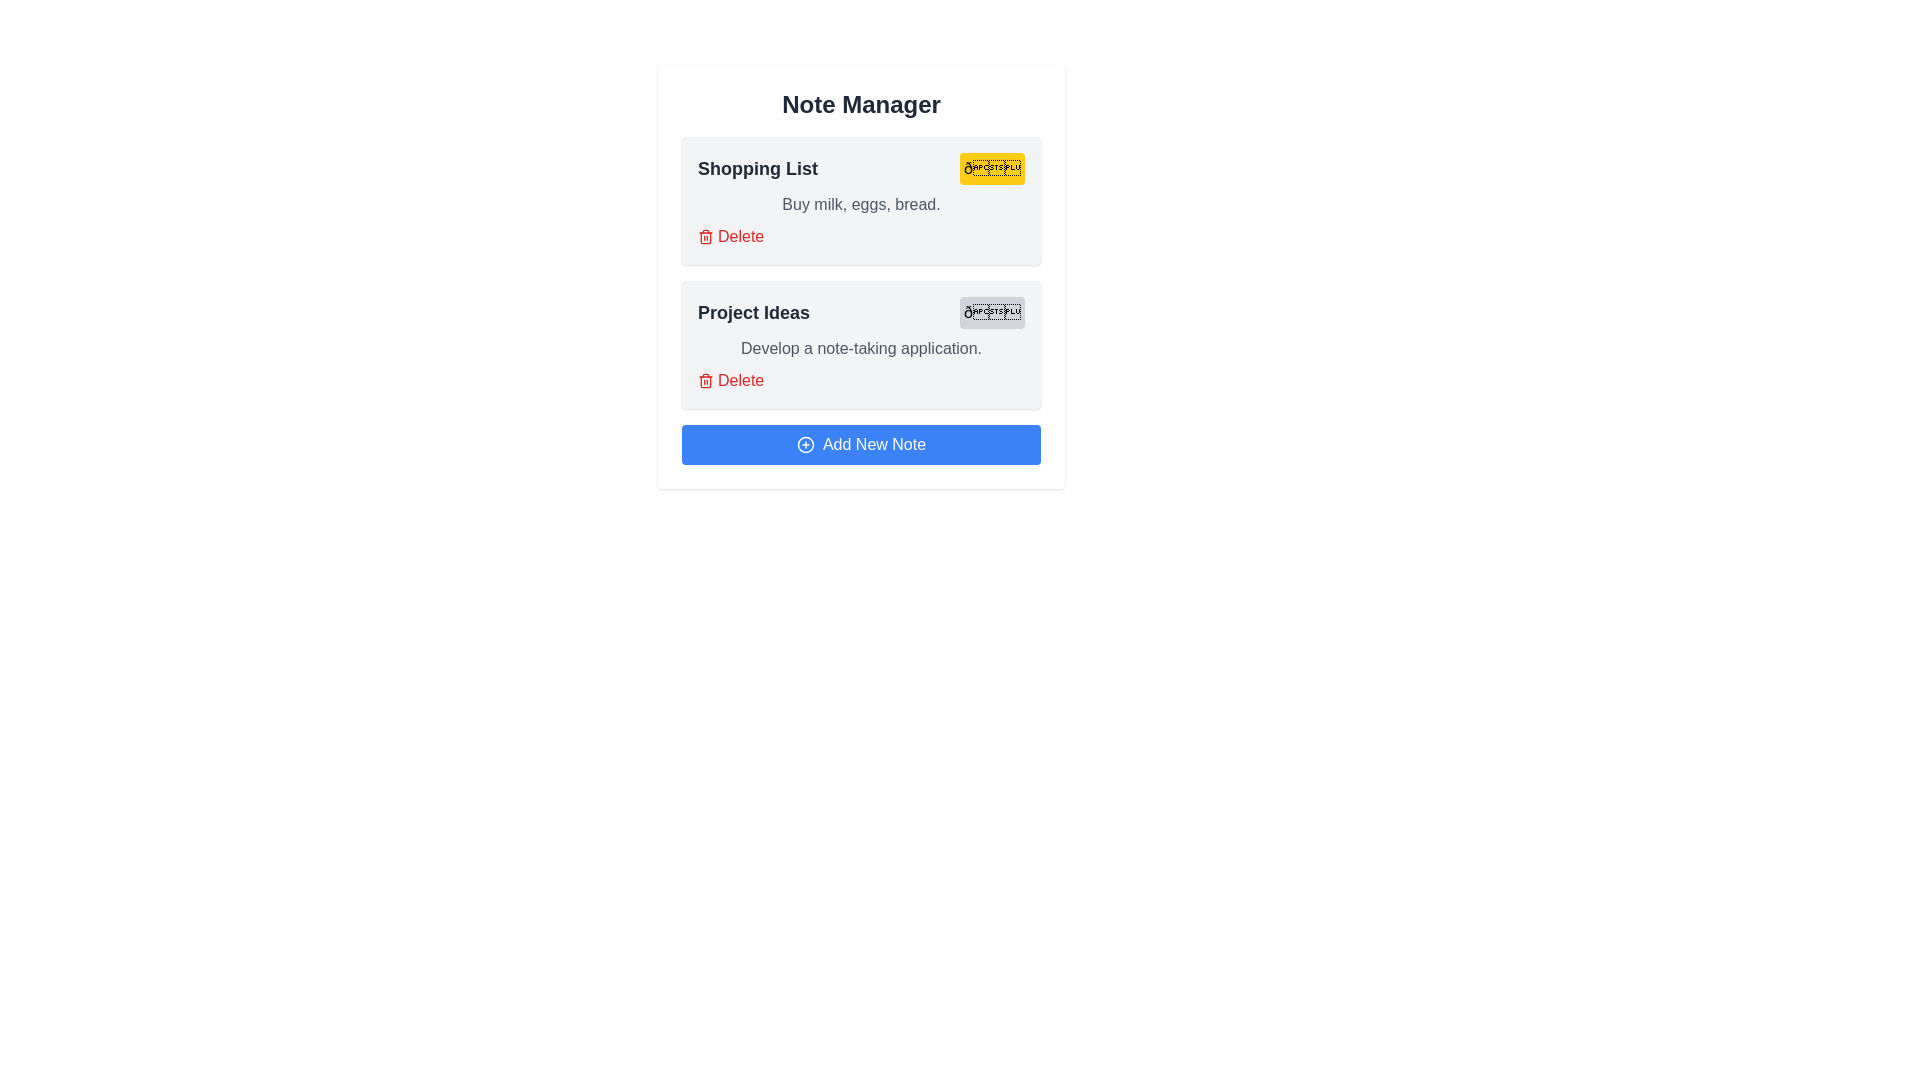  What do you see at coordinates (861, 443) in the screenshot?
I see `'Add New Note' button to create a new note` at bounding box center [861, 443].